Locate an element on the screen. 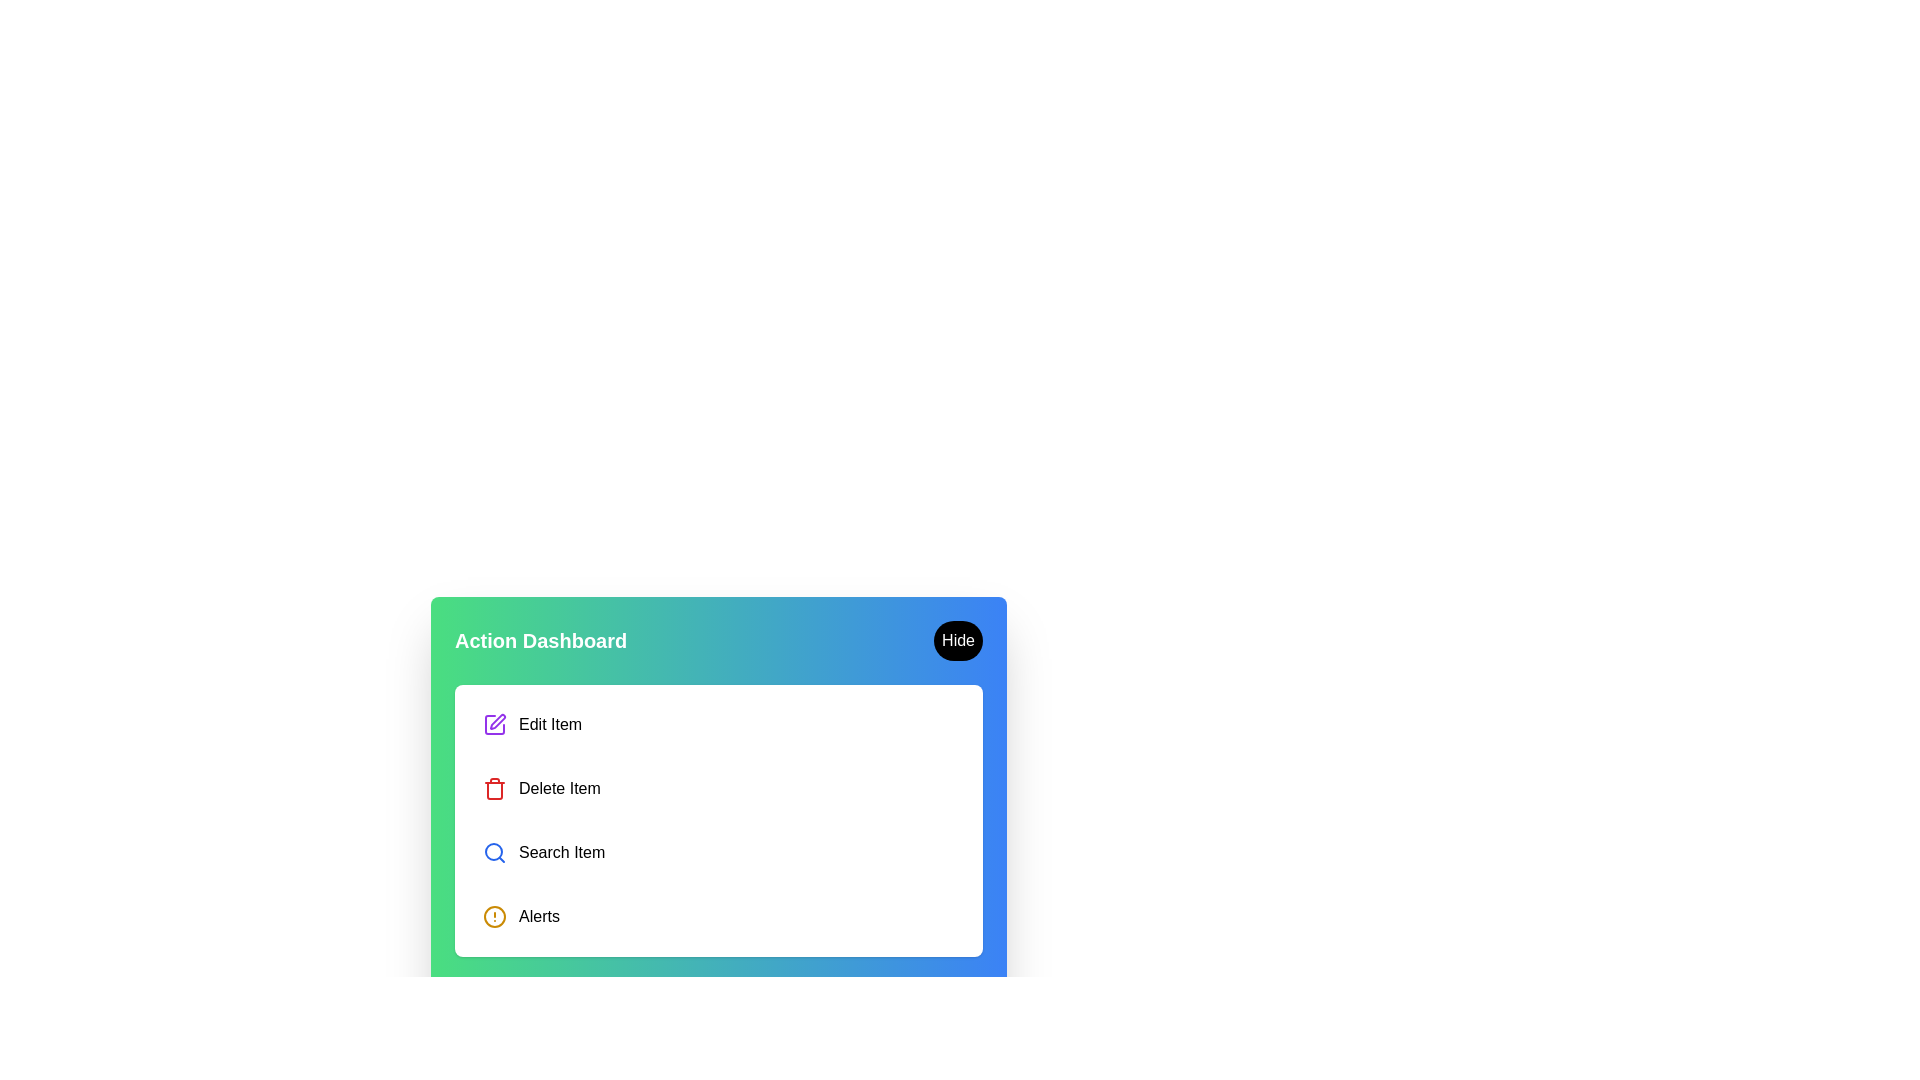 Image resolution: width=1920 pixels, height=1080 pixels. the fourth clickable menu item in the 'Action Dashboard' is located at coordinates (719, 917).